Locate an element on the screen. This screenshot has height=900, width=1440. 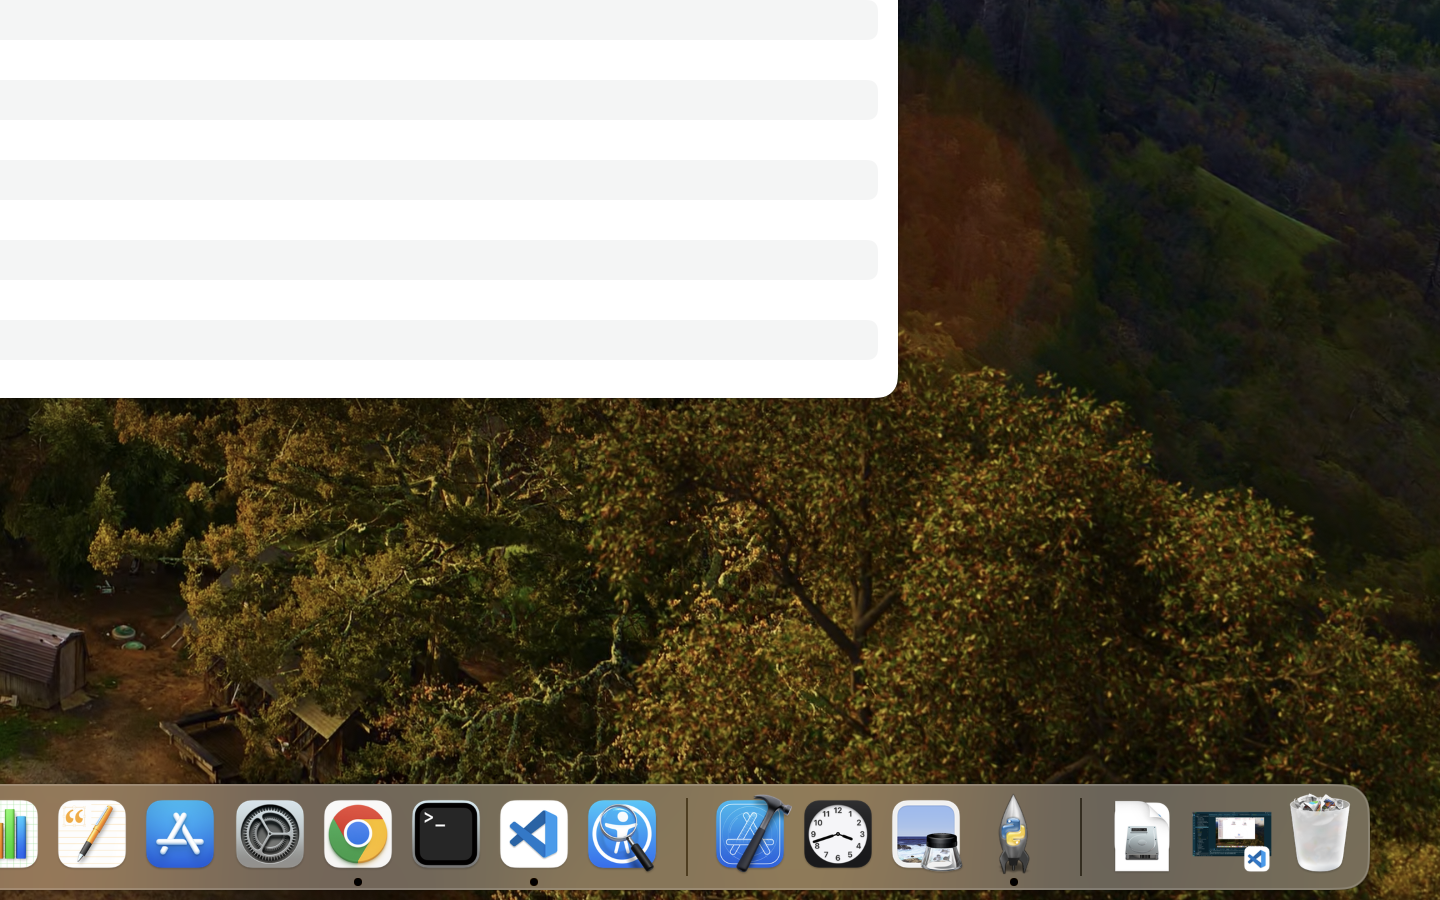
'0.4285714328289032' is located at coordinates (685, 835).